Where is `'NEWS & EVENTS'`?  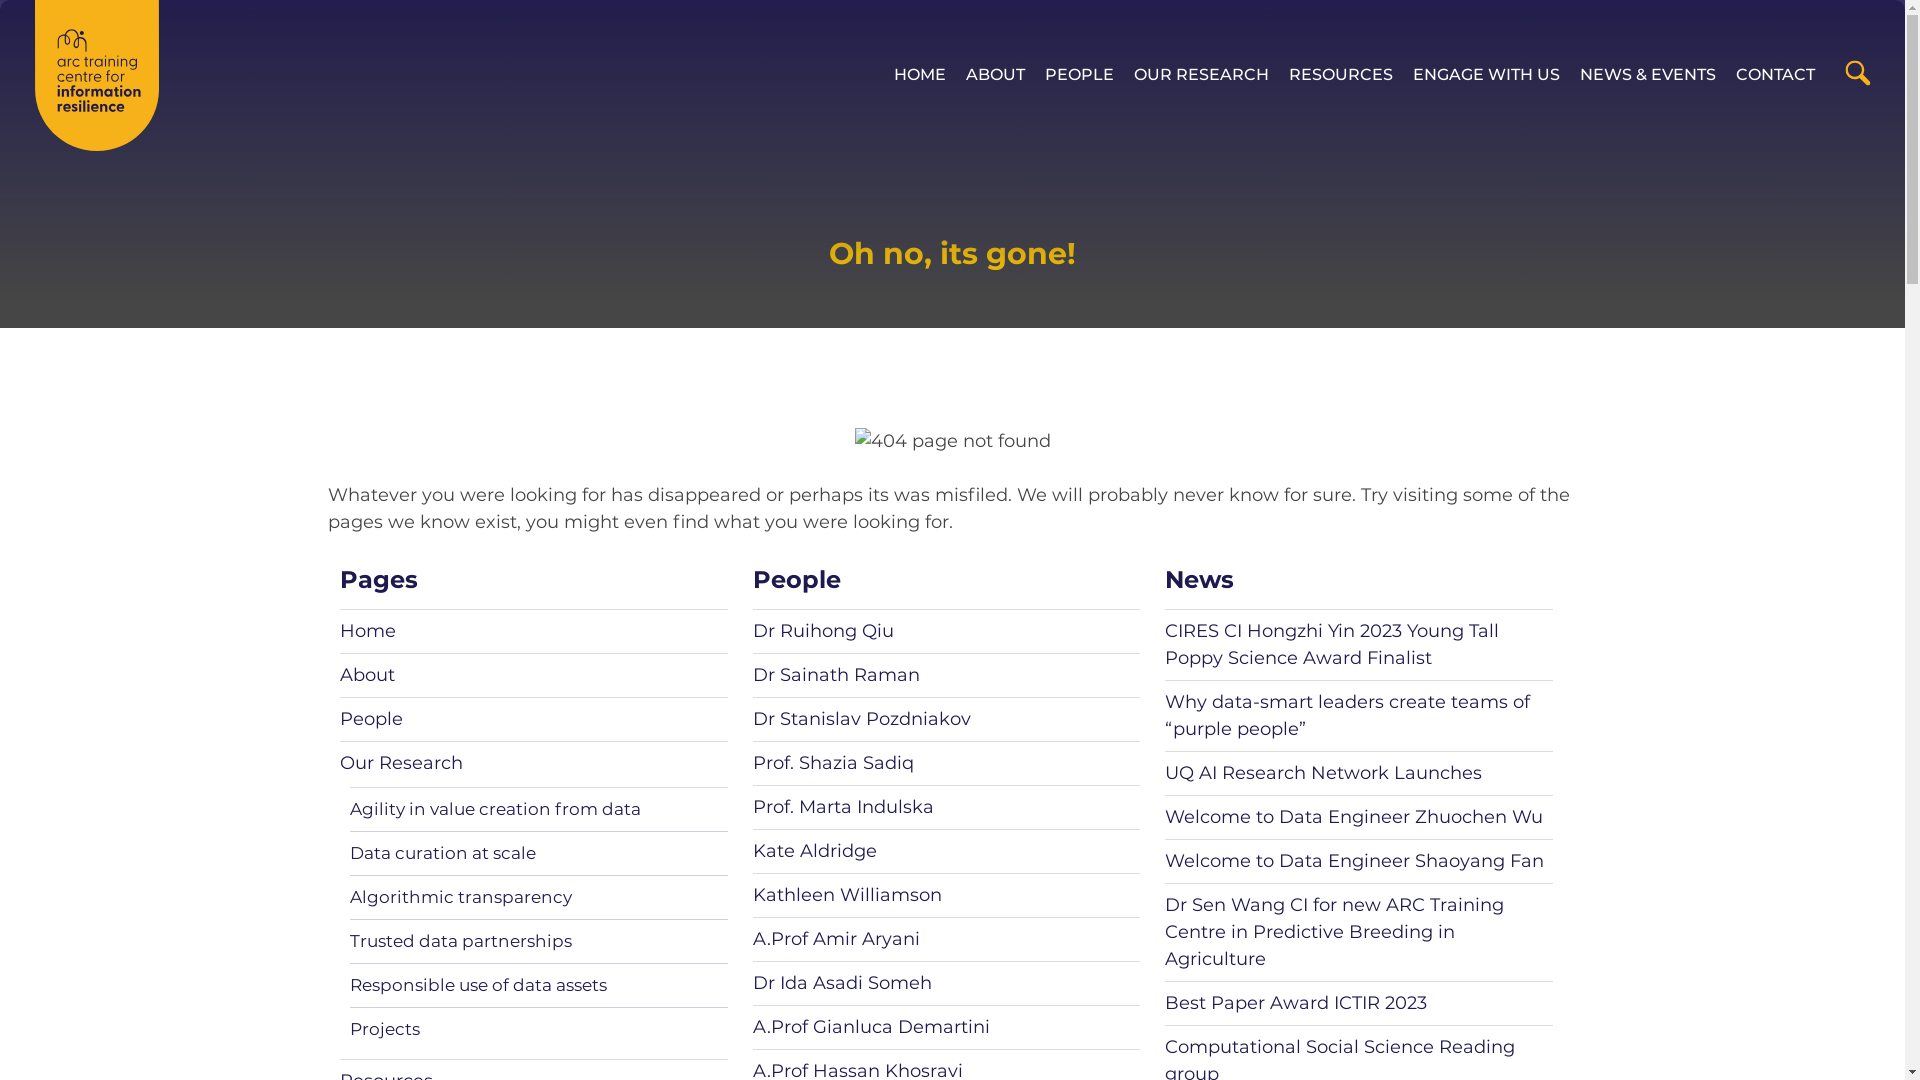 'NEWS & EVENTS' is located at coordinates (1578, 73).